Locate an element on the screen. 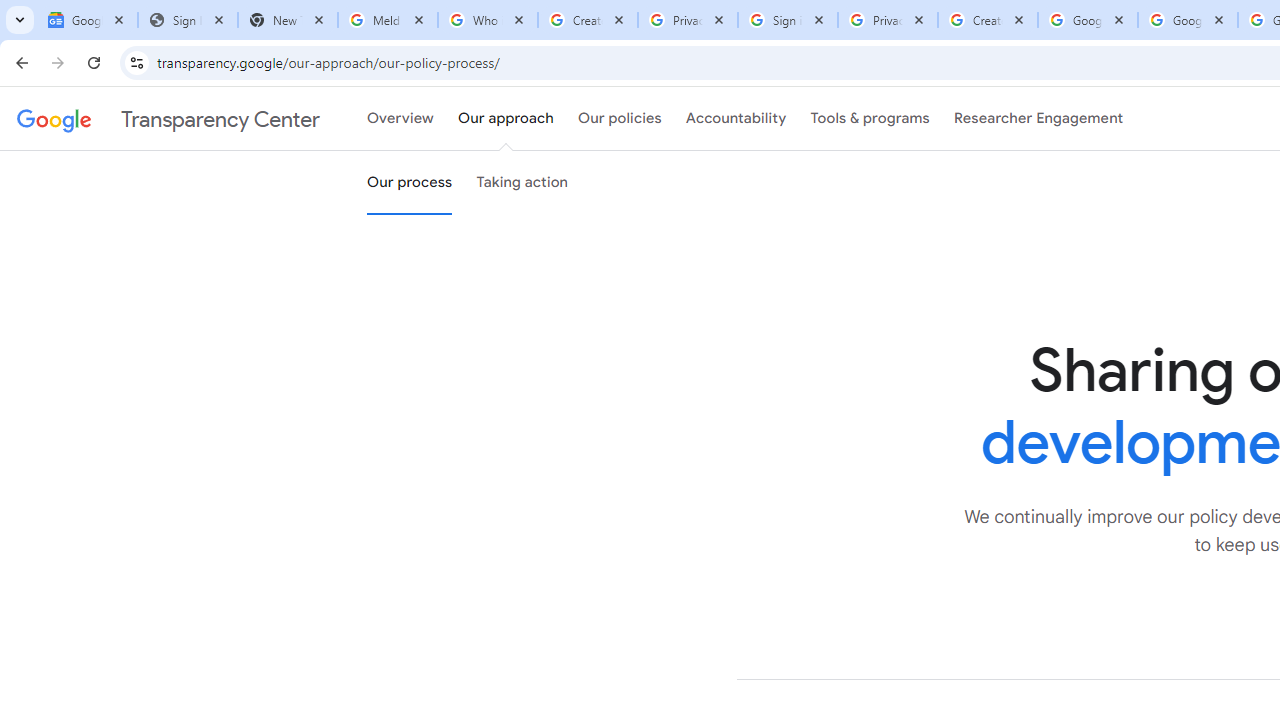 The height and width of the screenshot is (720, 1280). 'Our process' is located at coordinates (408, 183).